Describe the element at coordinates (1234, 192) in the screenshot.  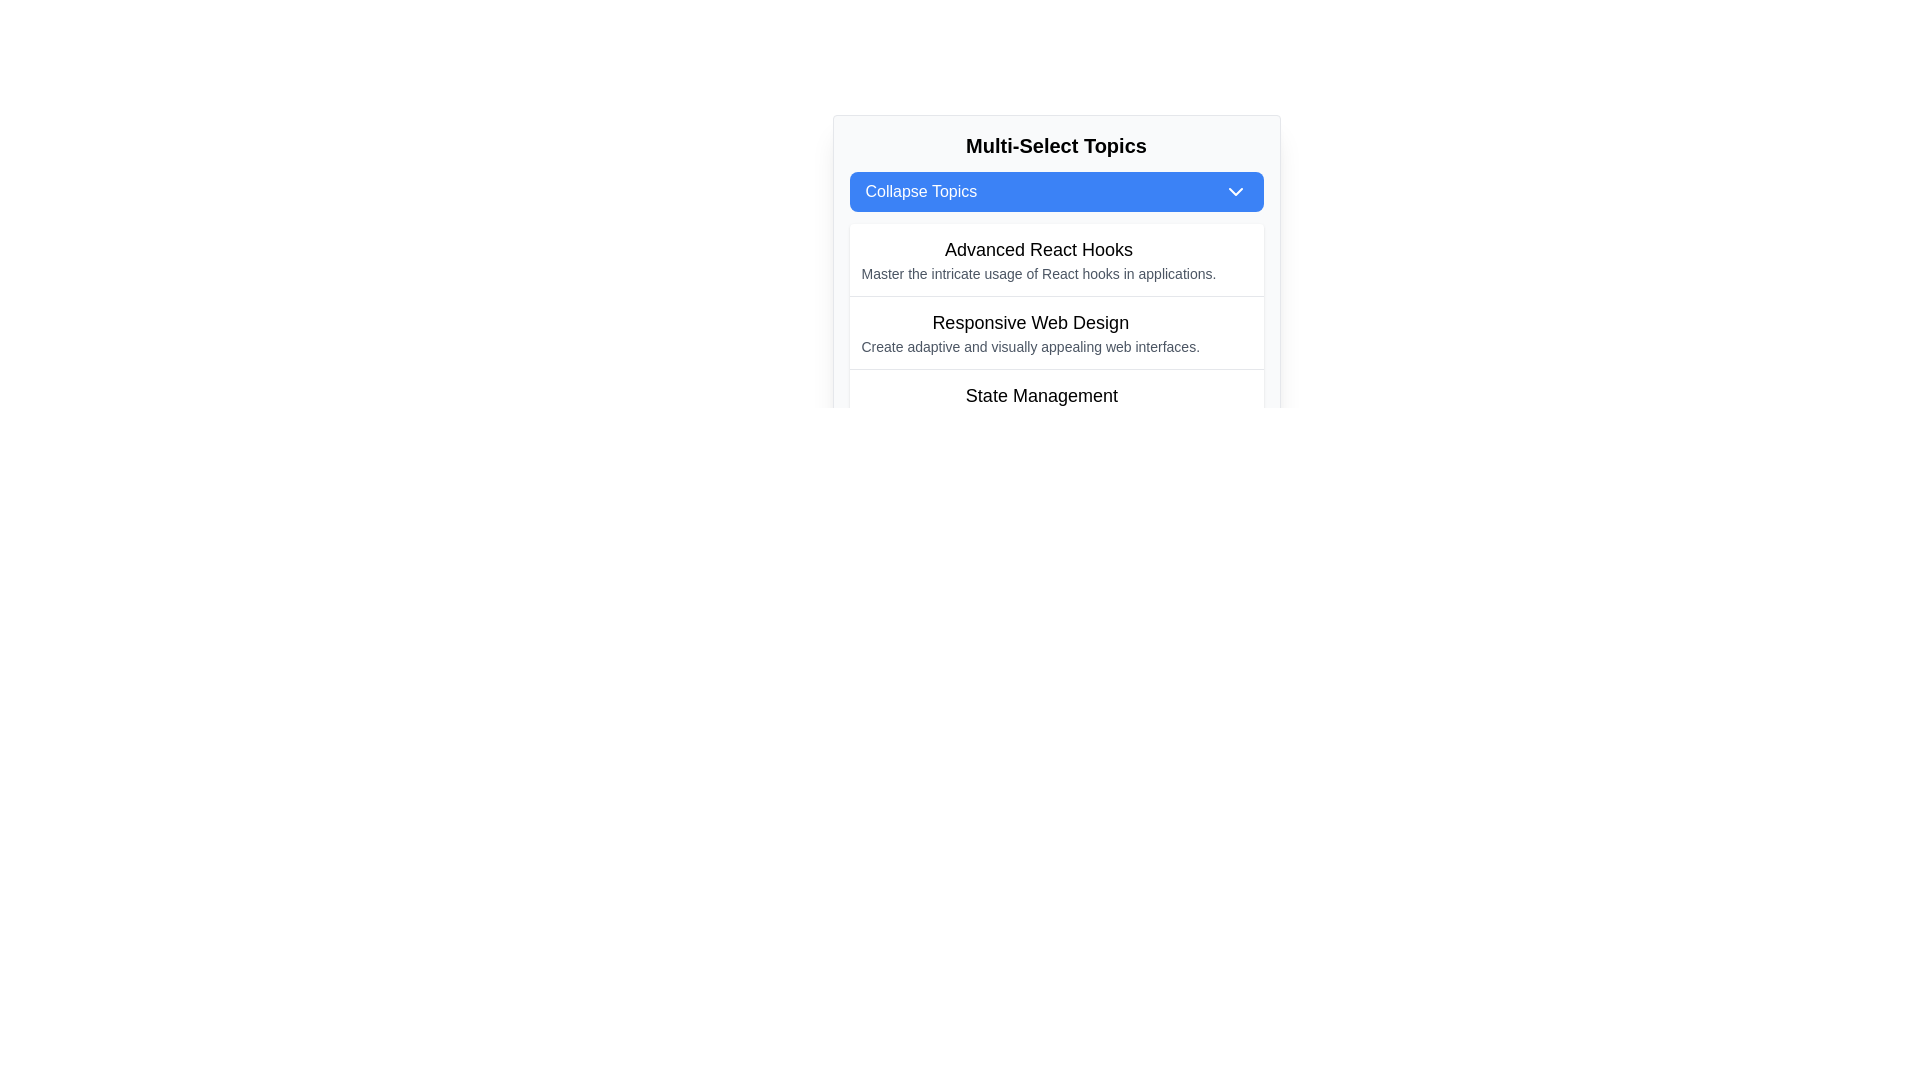
I see `the downward-pointing chevron arrow icon located at the far-right end of the 'Collapse Topics' button, which has a white fill and a blue background` at that location.